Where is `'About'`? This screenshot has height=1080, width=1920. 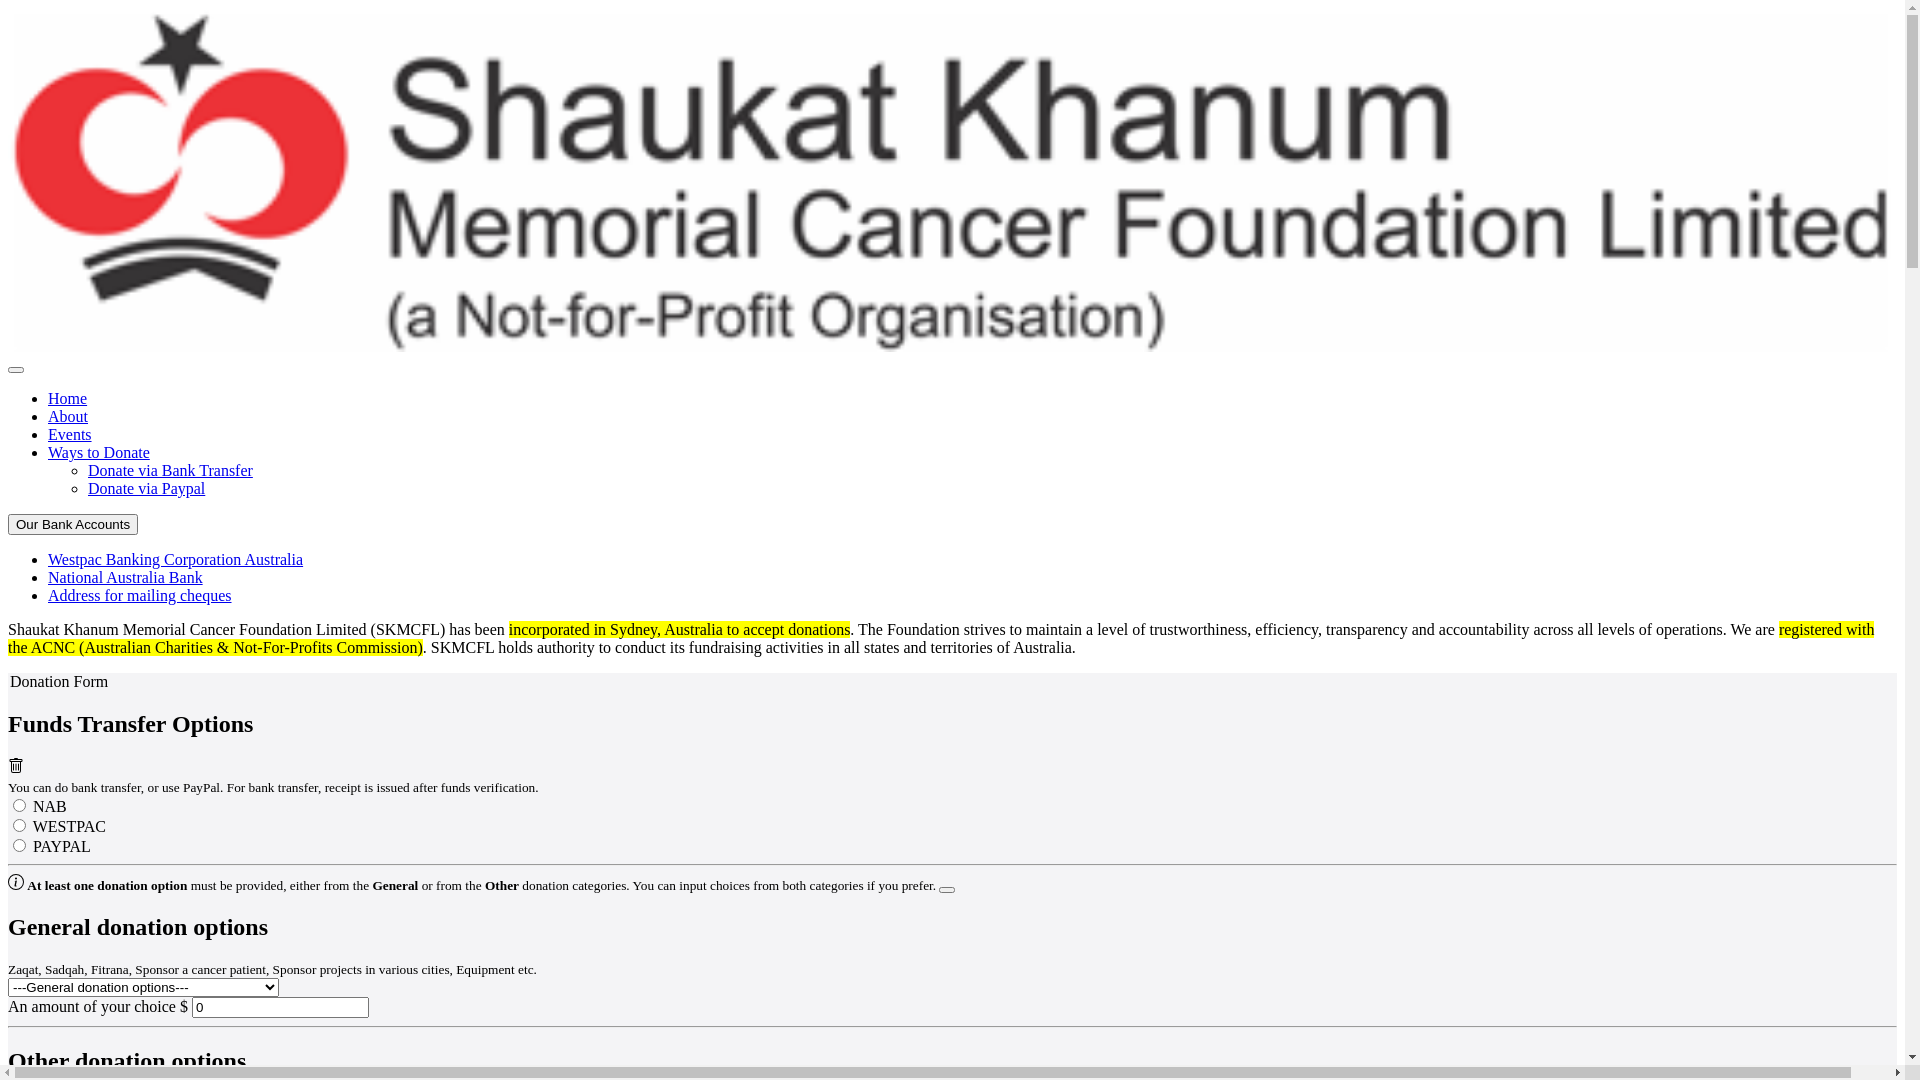
'About' is located at coordinates (67, 415).